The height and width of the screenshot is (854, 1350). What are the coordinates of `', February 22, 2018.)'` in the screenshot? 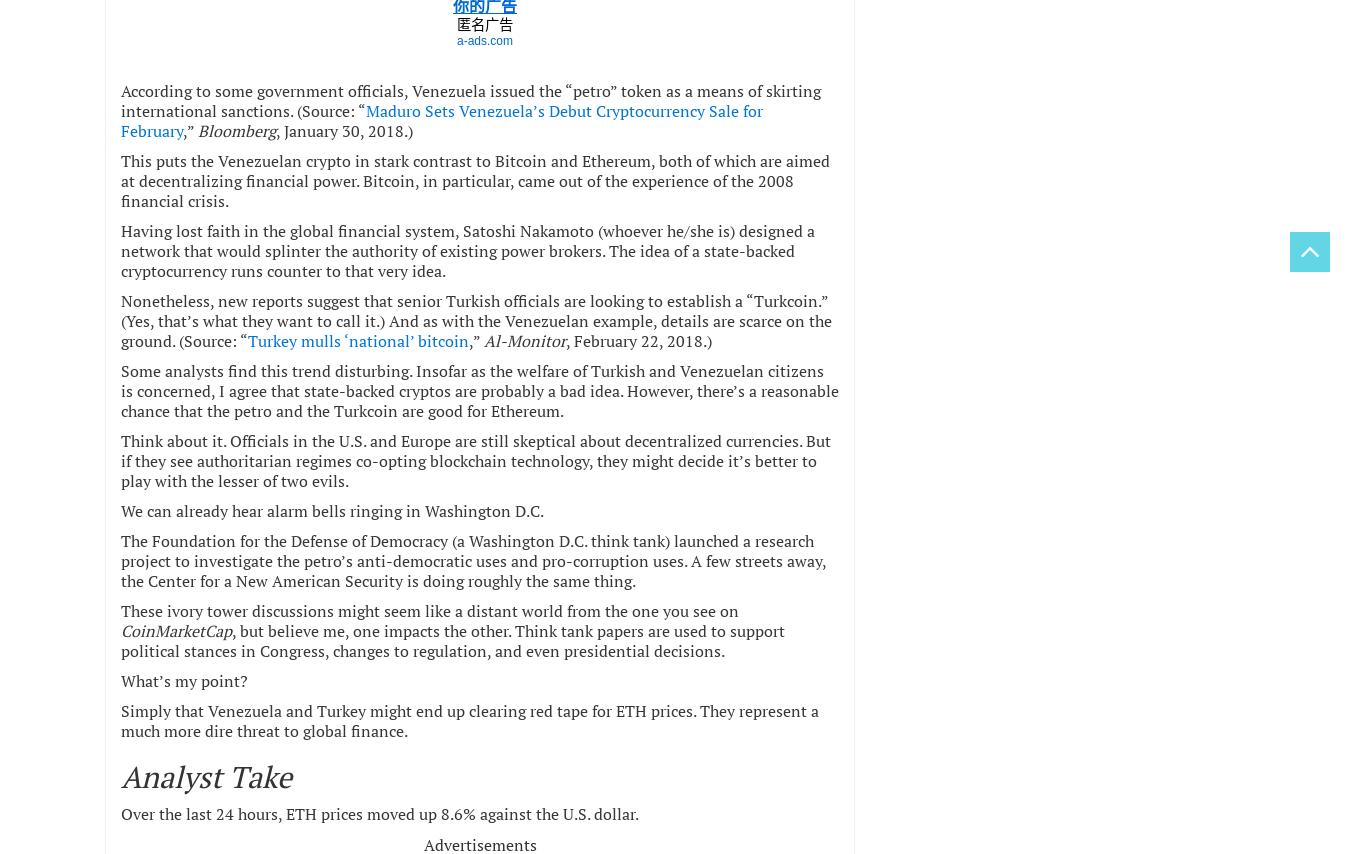 It's located at (638, 339).